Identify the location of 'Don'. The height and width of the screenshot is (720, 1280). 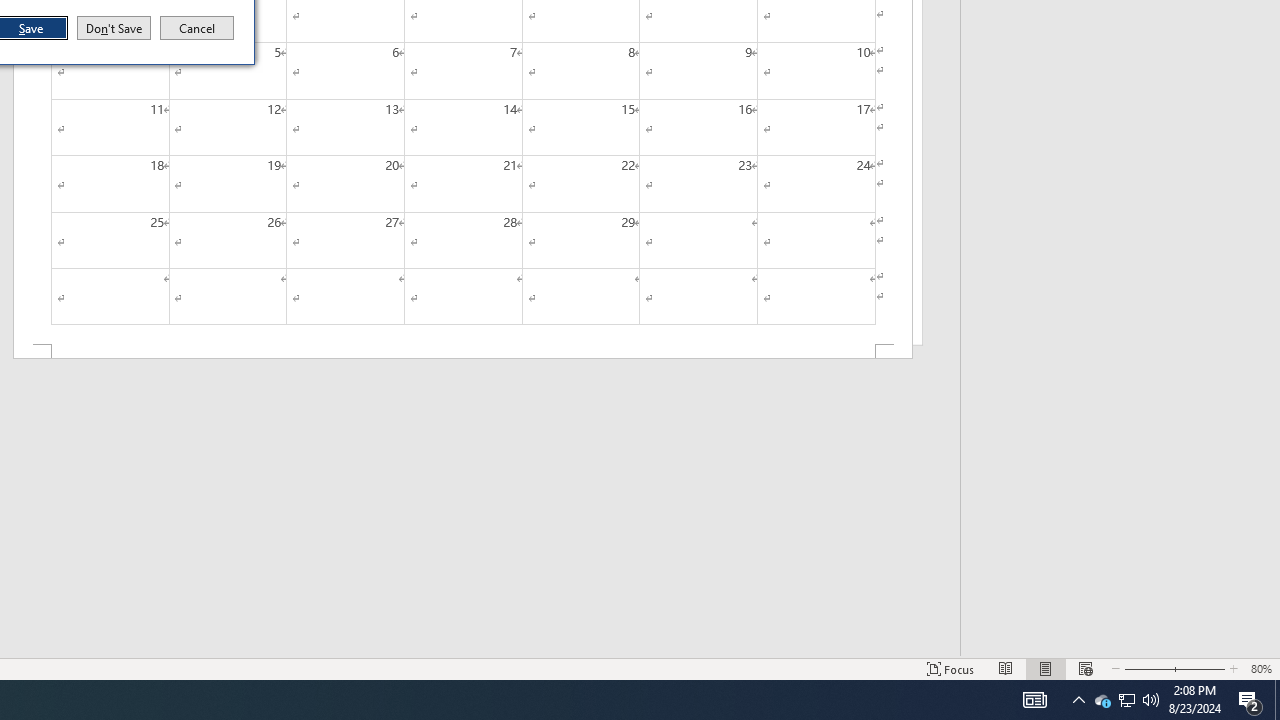
(112, 28).